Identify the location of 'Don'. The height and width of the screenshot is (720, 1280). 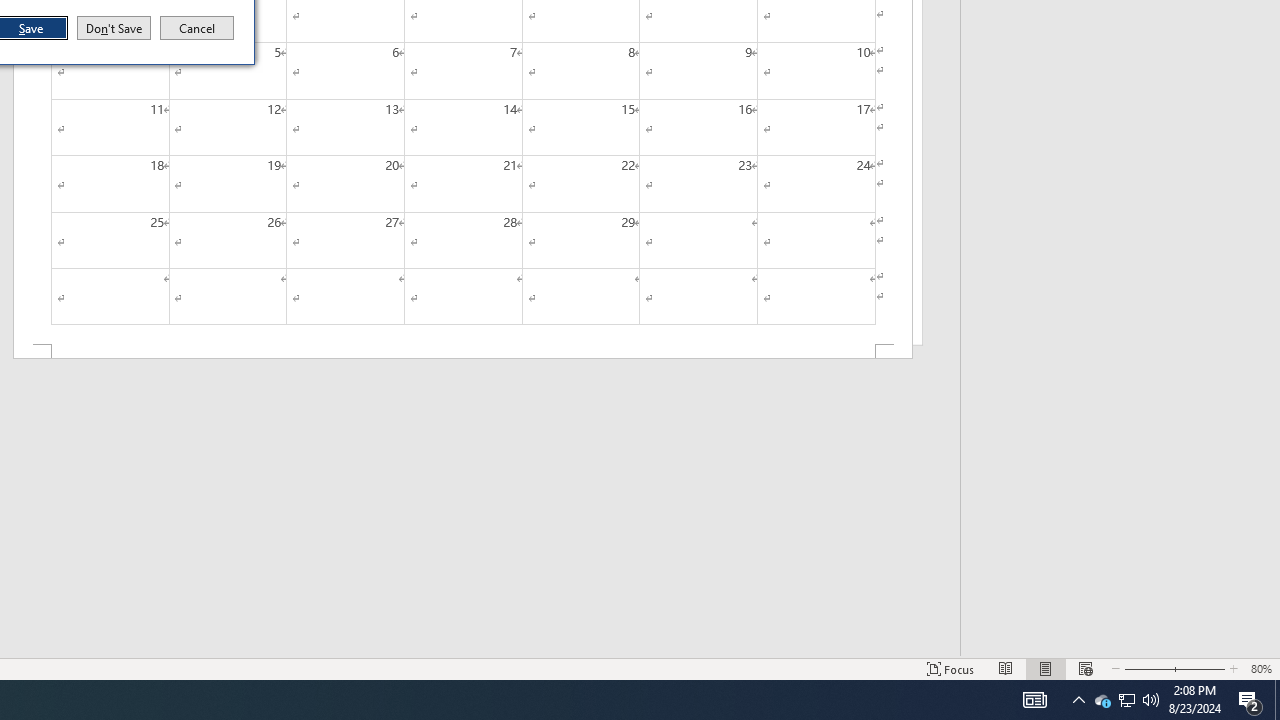
(112, 28).